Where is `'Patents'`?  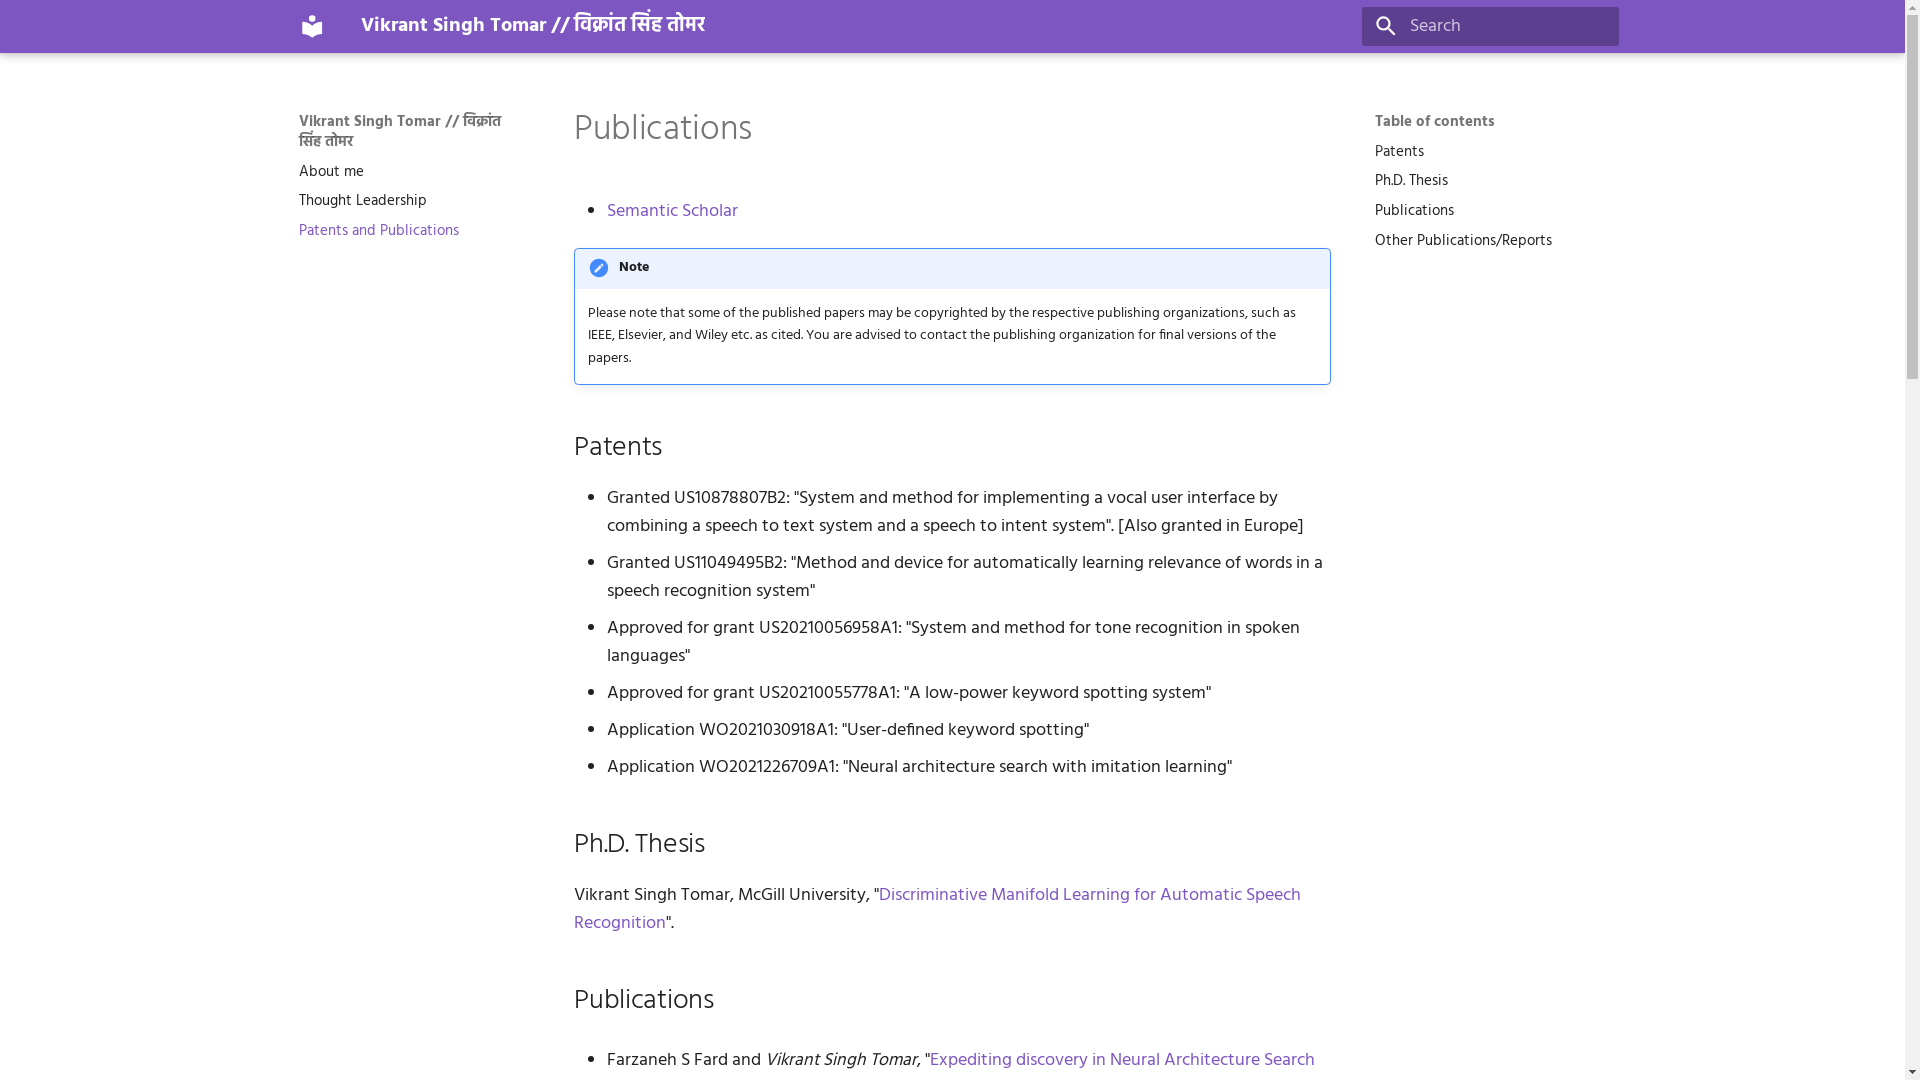
'Patents' is located at coordinates (1488, 150).